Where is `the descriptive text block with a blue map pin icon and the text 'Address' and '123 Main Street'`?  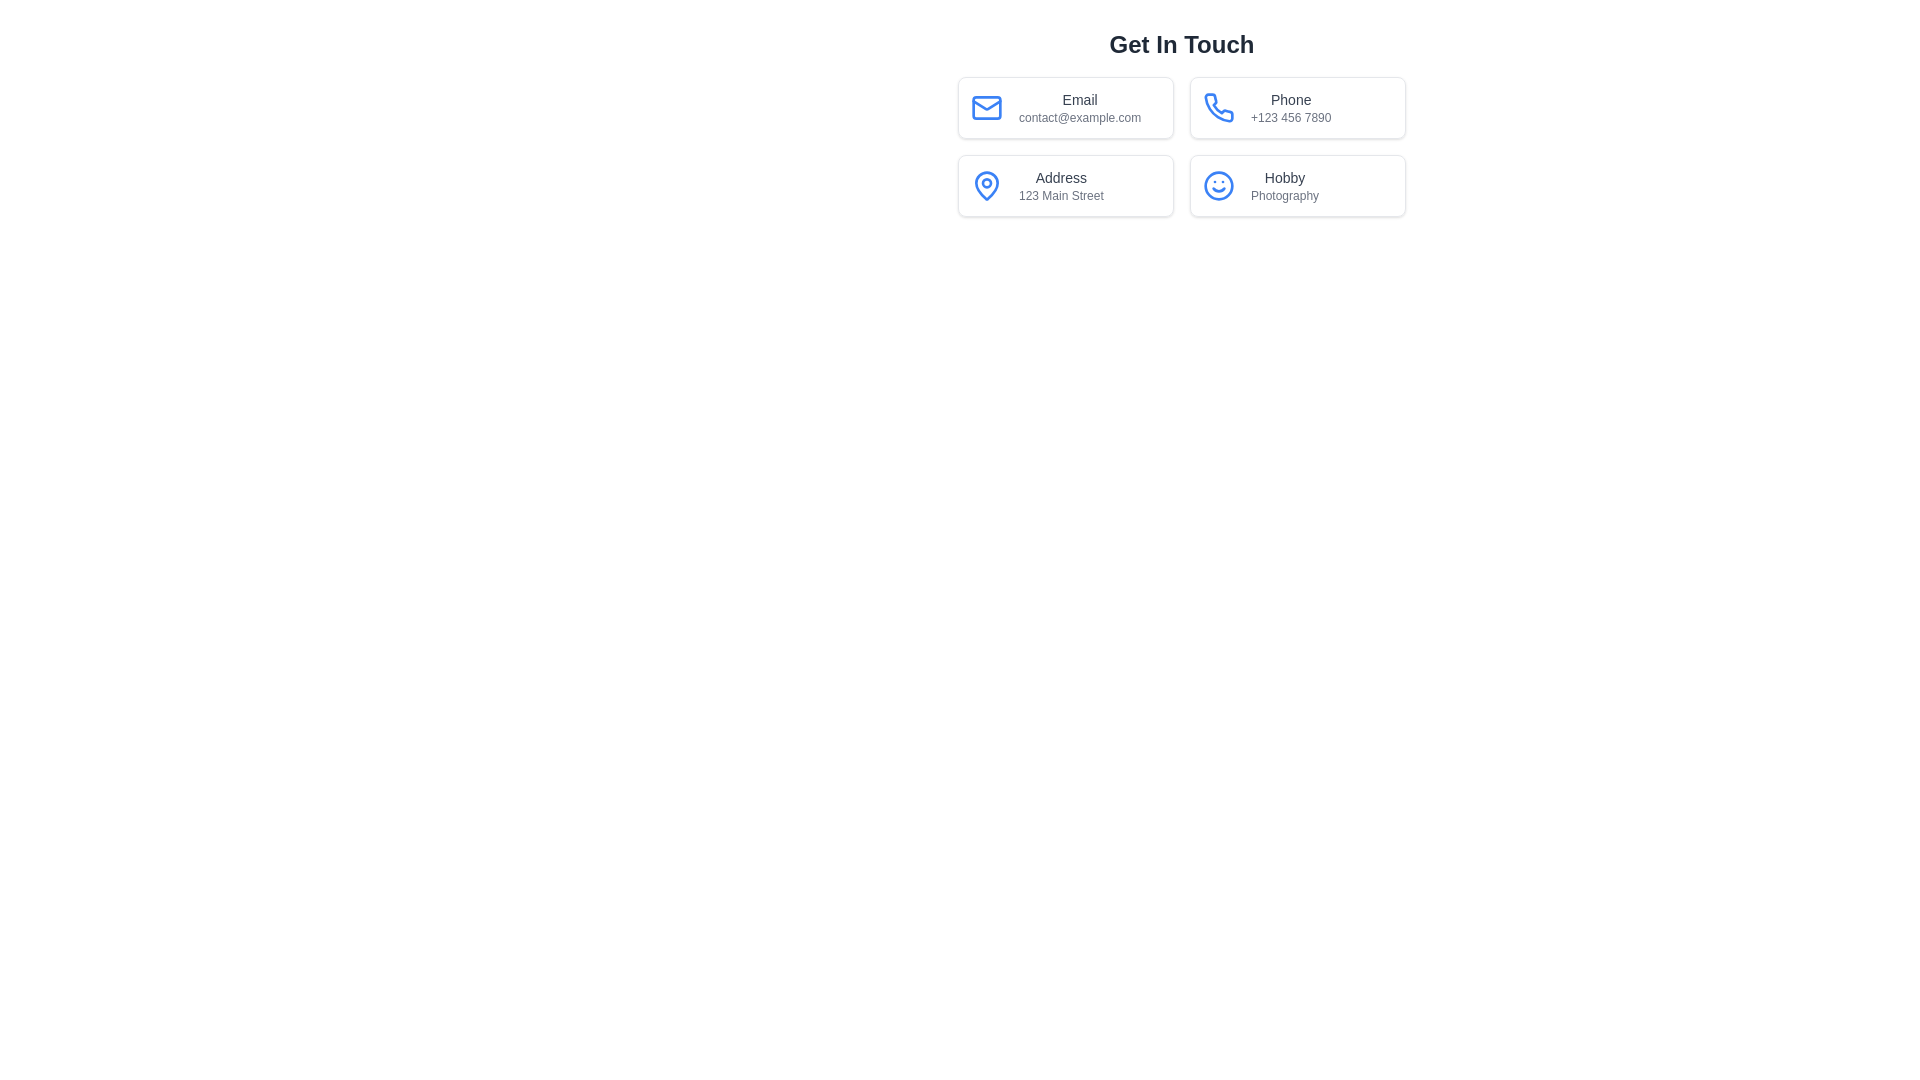
the descriptive text block with a blue map pin icon and the text 'Address' and '123 Main Street' is located at coordinates (1064, 185).